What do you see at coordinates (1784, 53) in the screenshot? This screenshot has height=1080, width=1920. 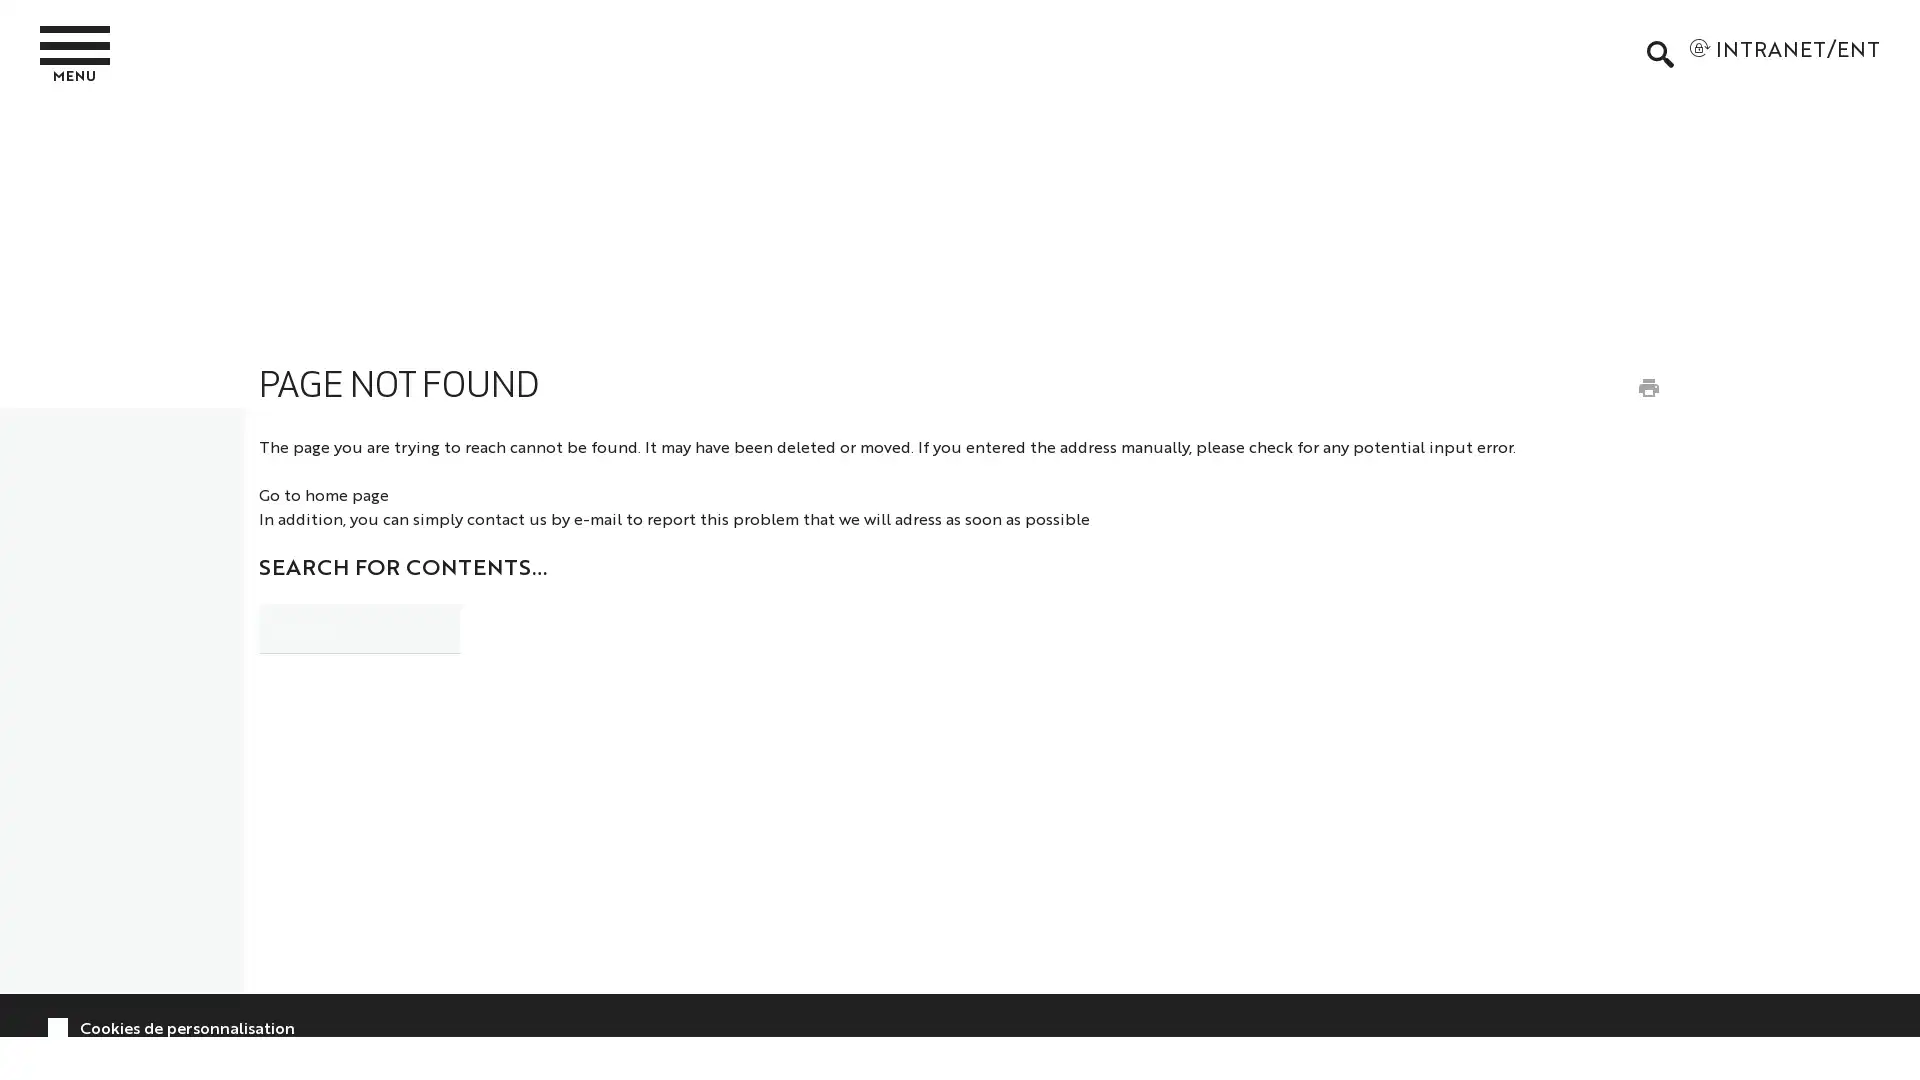 I see `INTRANET/ENT` at bounding box center [1784, 53].